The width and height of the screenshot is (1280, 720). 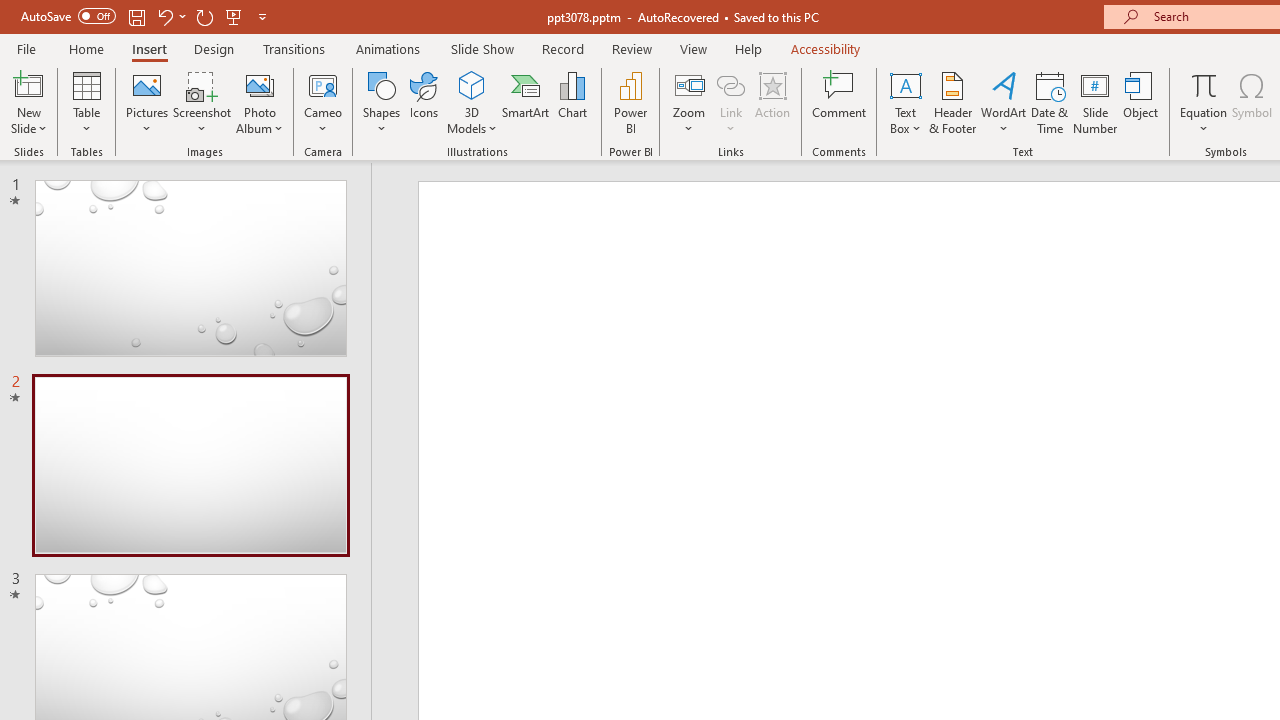 What do you see at coordinates (423, 103) in the screenshot?
I see `'Icons'` at bounding box center [423, 103].